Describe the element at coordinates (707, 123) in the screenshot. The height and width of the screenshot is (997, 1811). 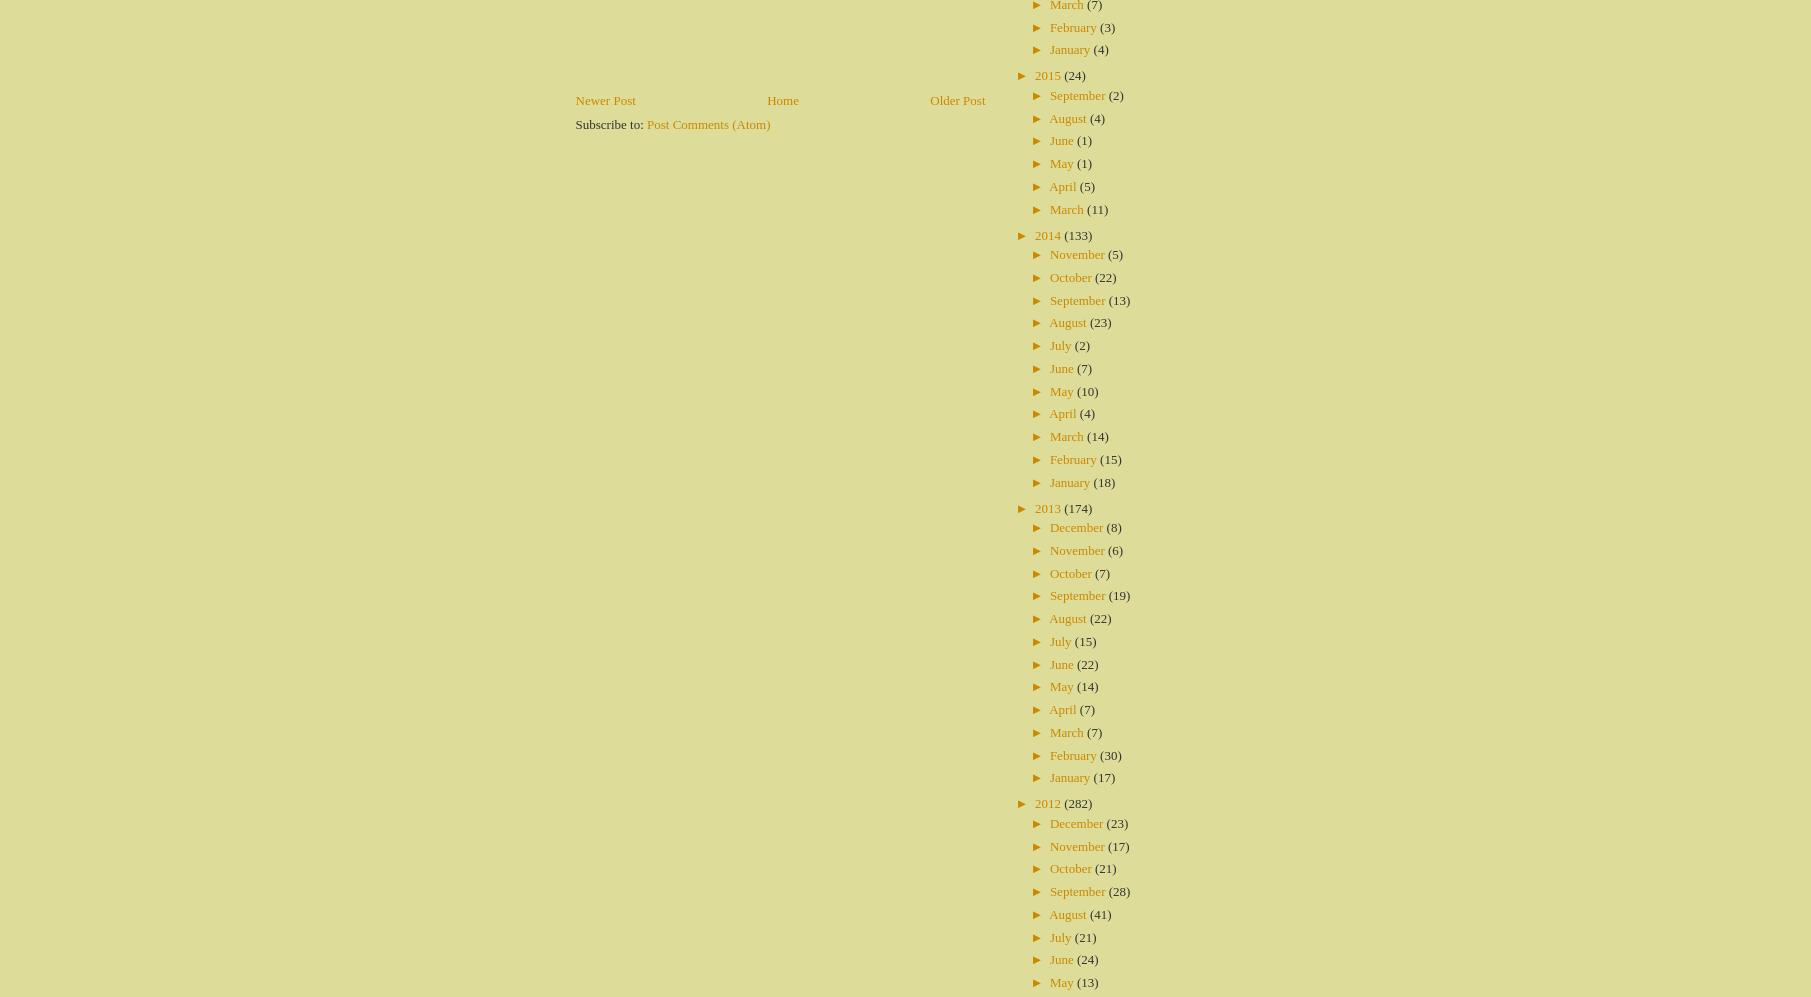
I see `'Post Comments (Atom)'` at that location.